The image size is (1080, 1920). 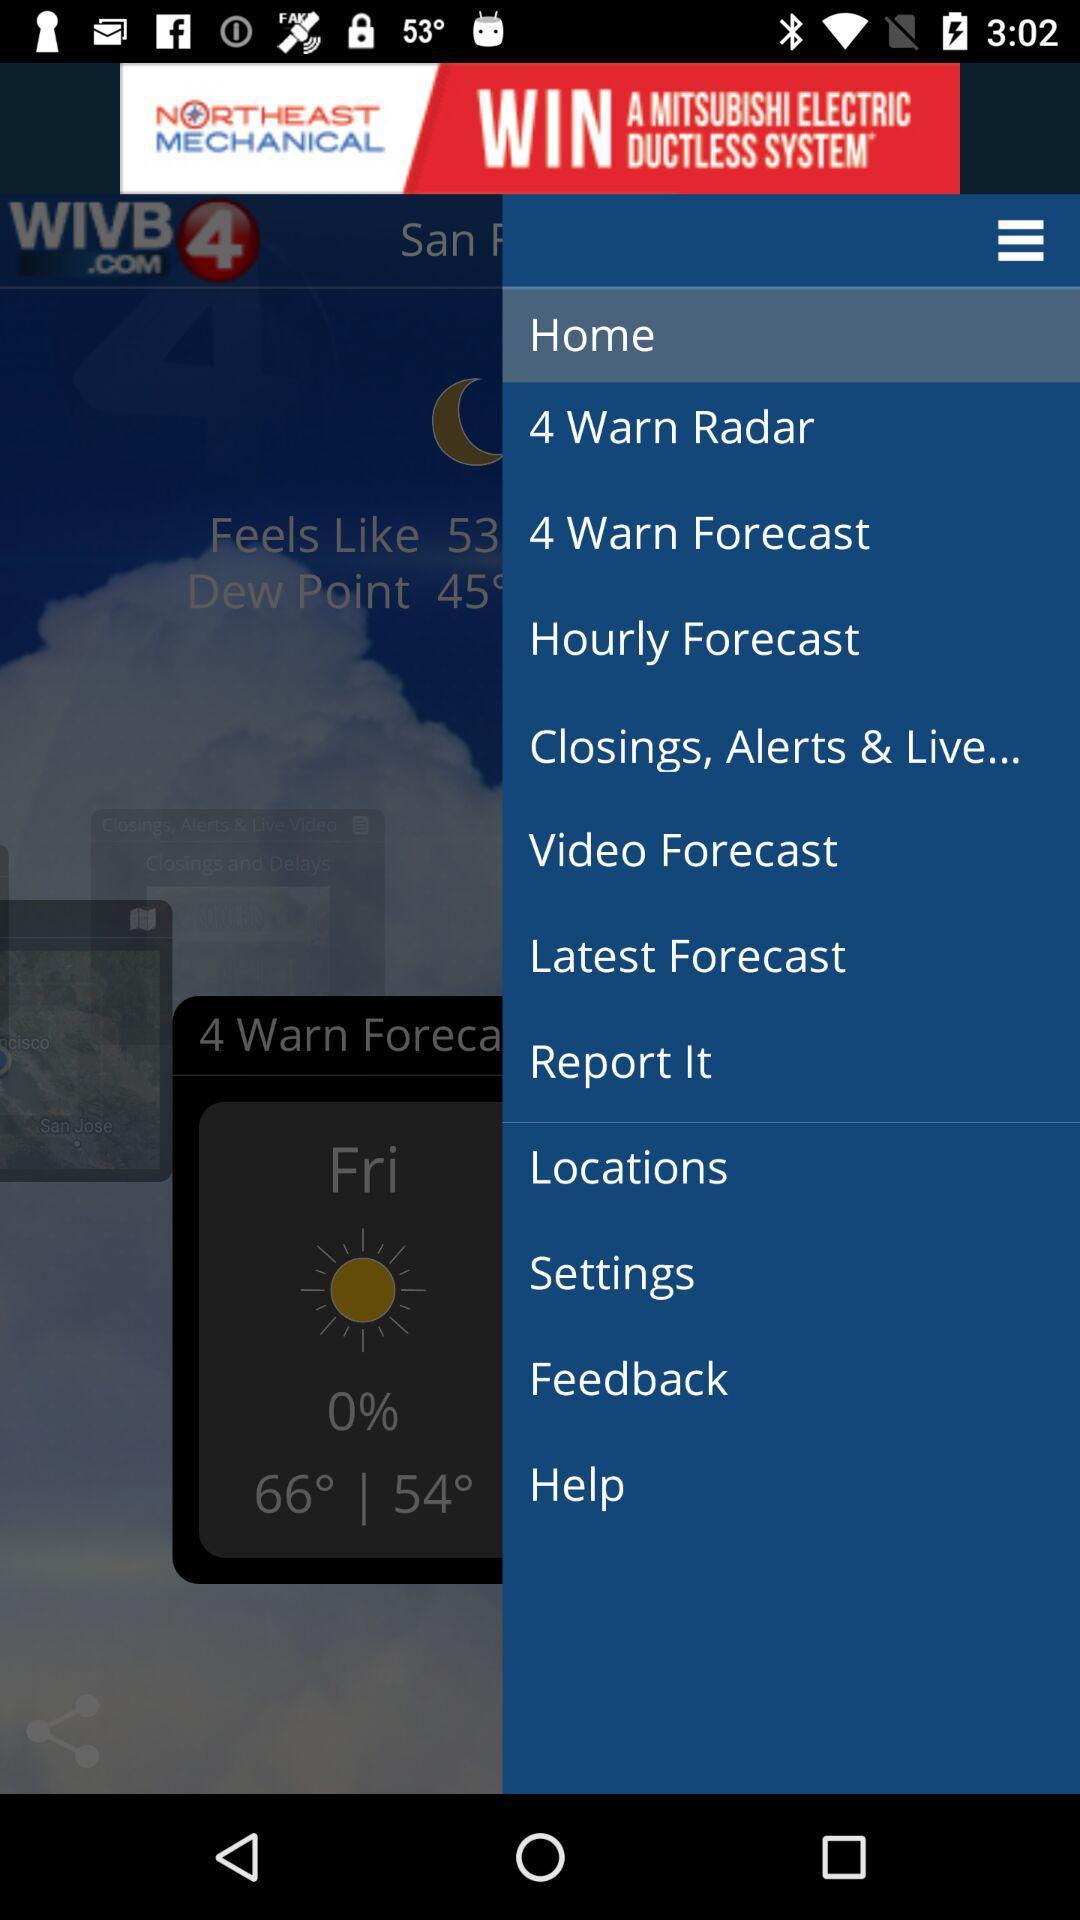 I want to click on the share icon, so click(x=61, y=1730).